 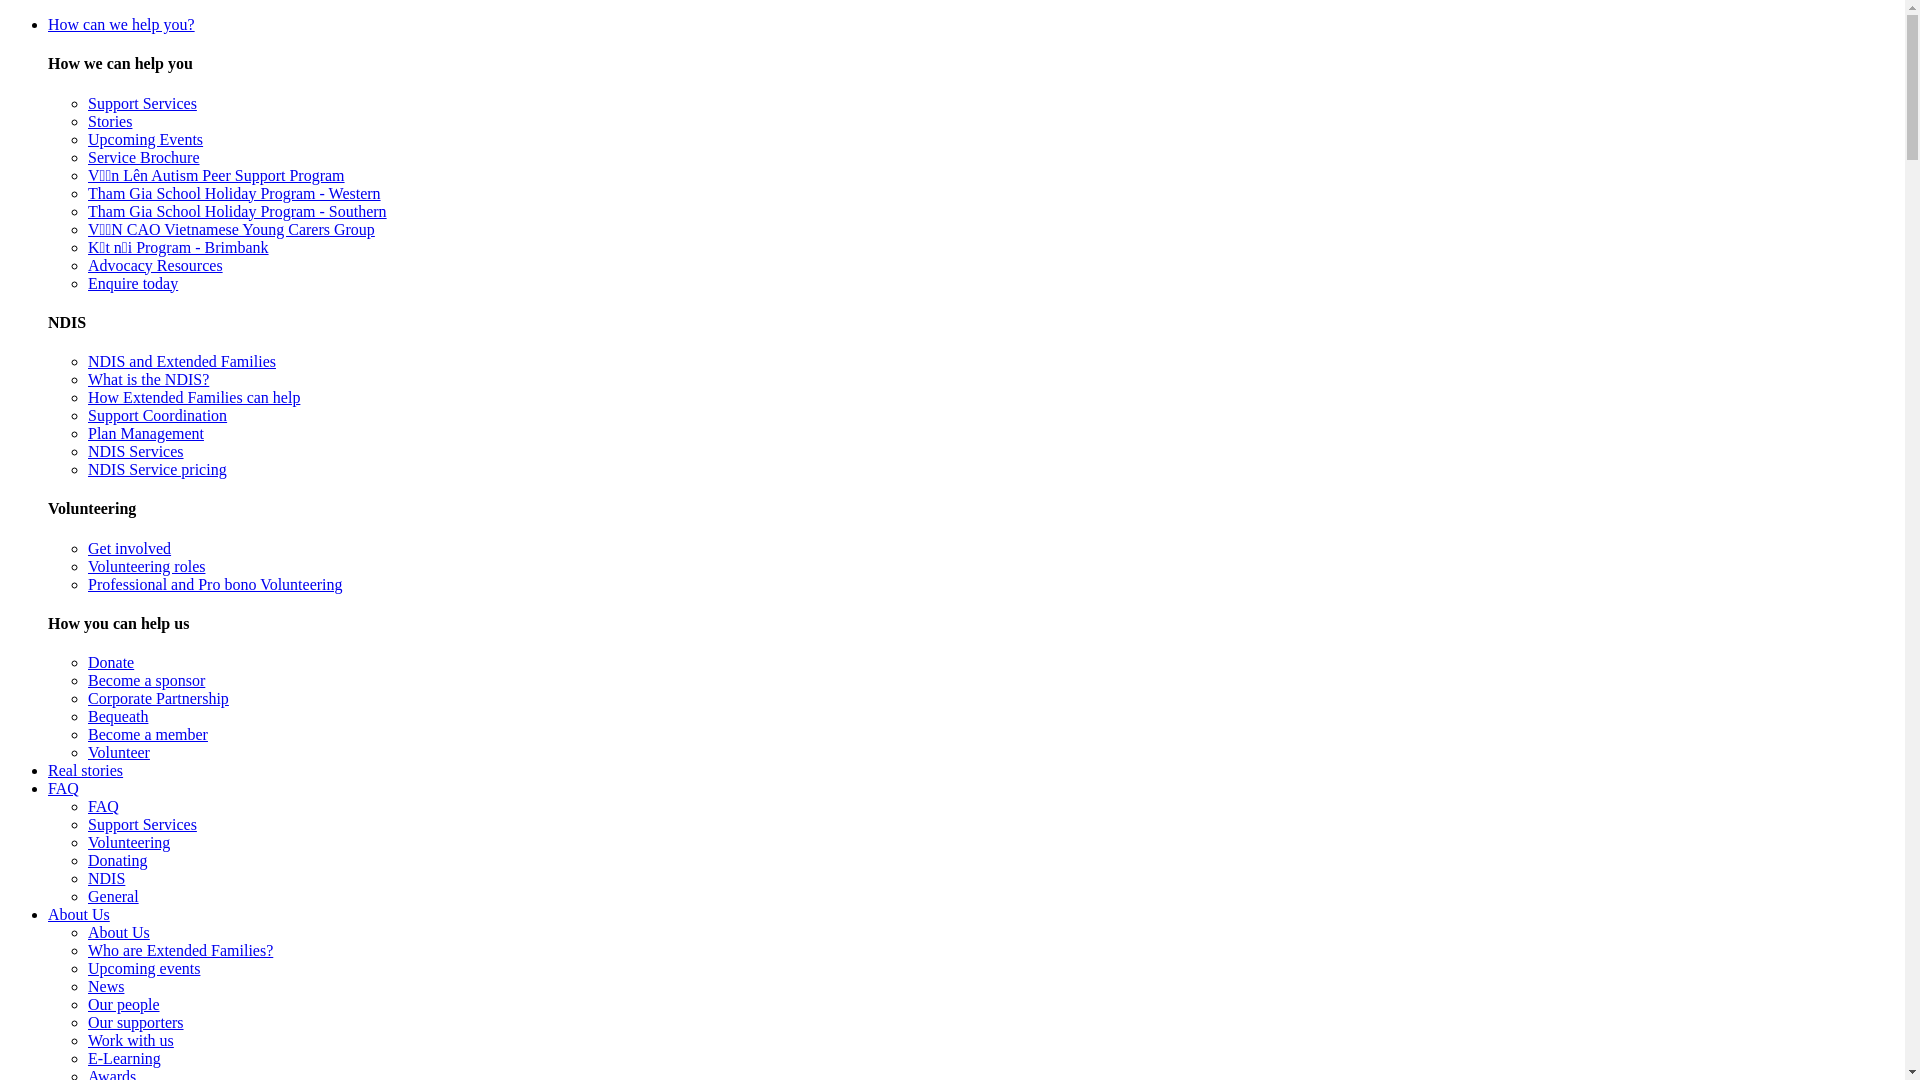 I want to click on 'Corporate Partnership', so click(x=157, y=697).